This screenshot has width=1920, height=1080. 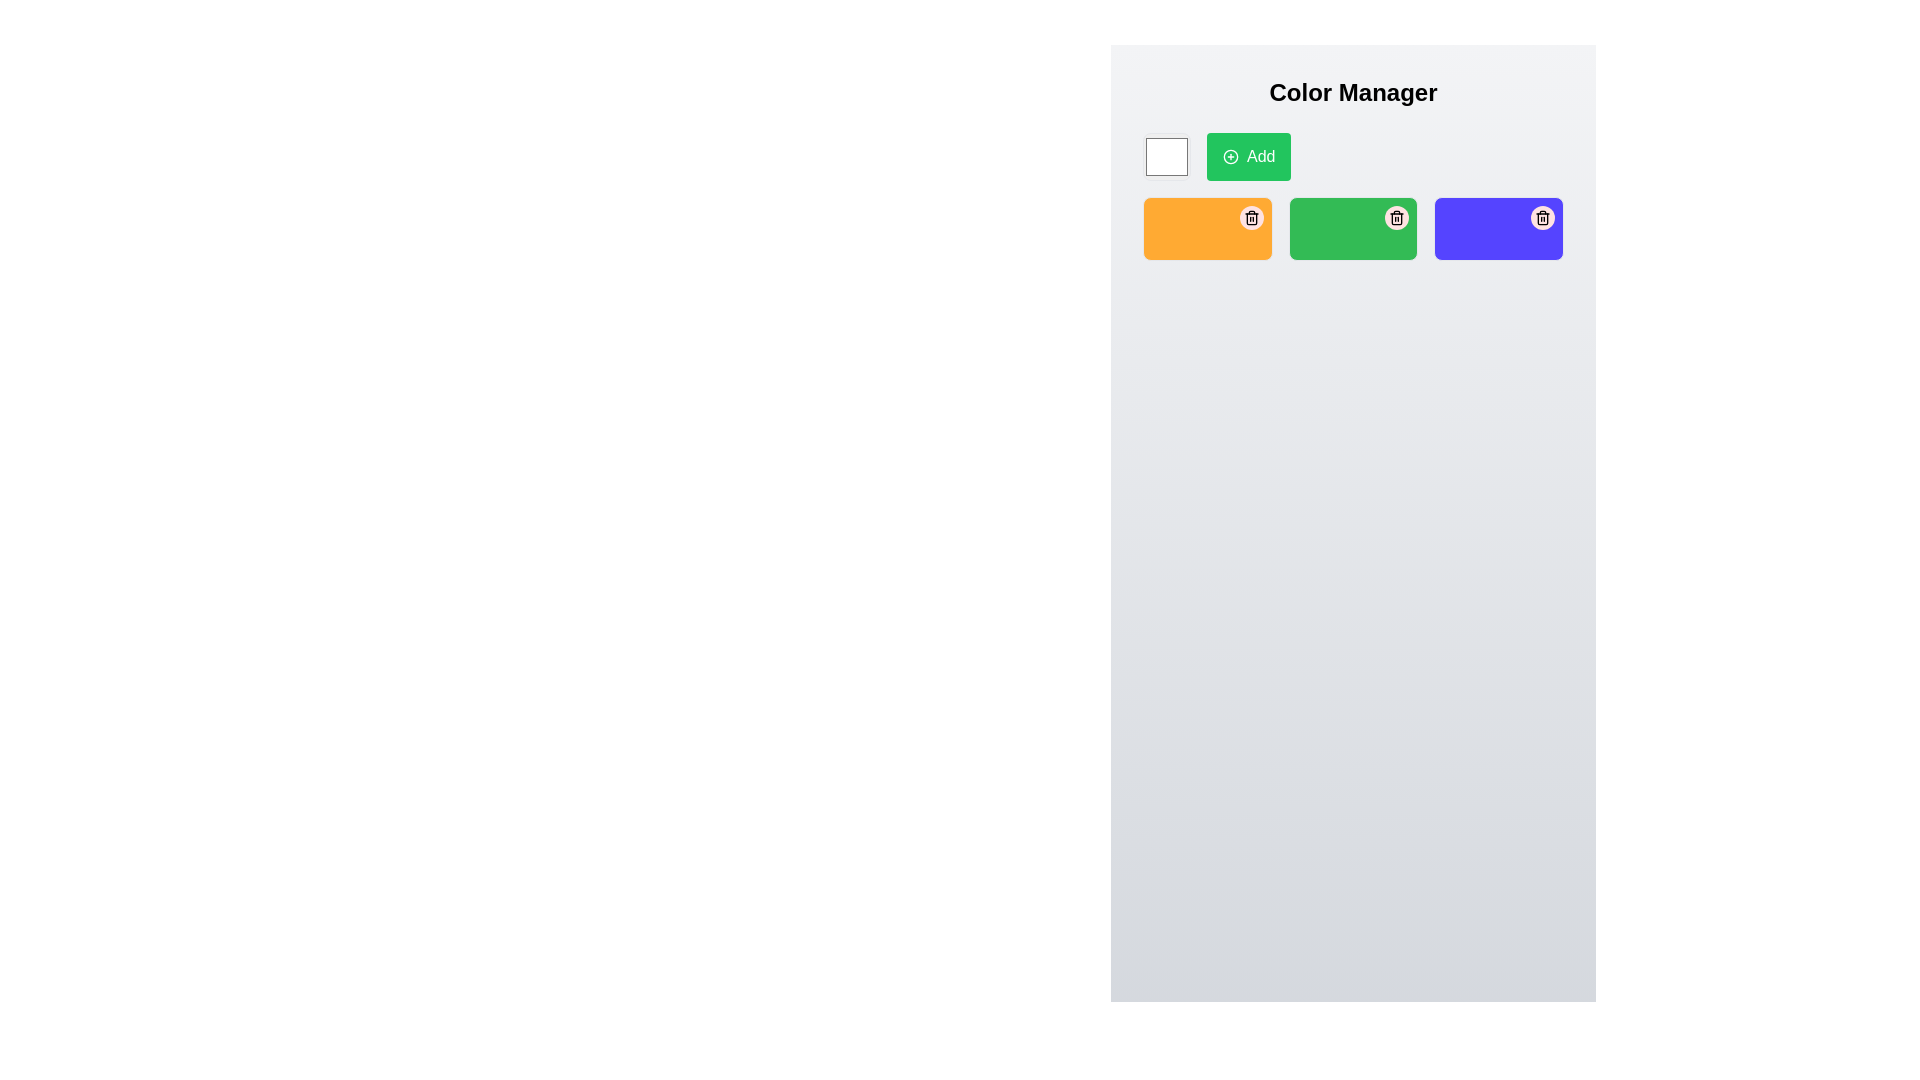 What do you see at coordinates (1396, 218) in the screenshot?
I see `the circular red button with a trashcan icon located at the top-right corner of the green rectangular box` at bounding box center [1396, 218].